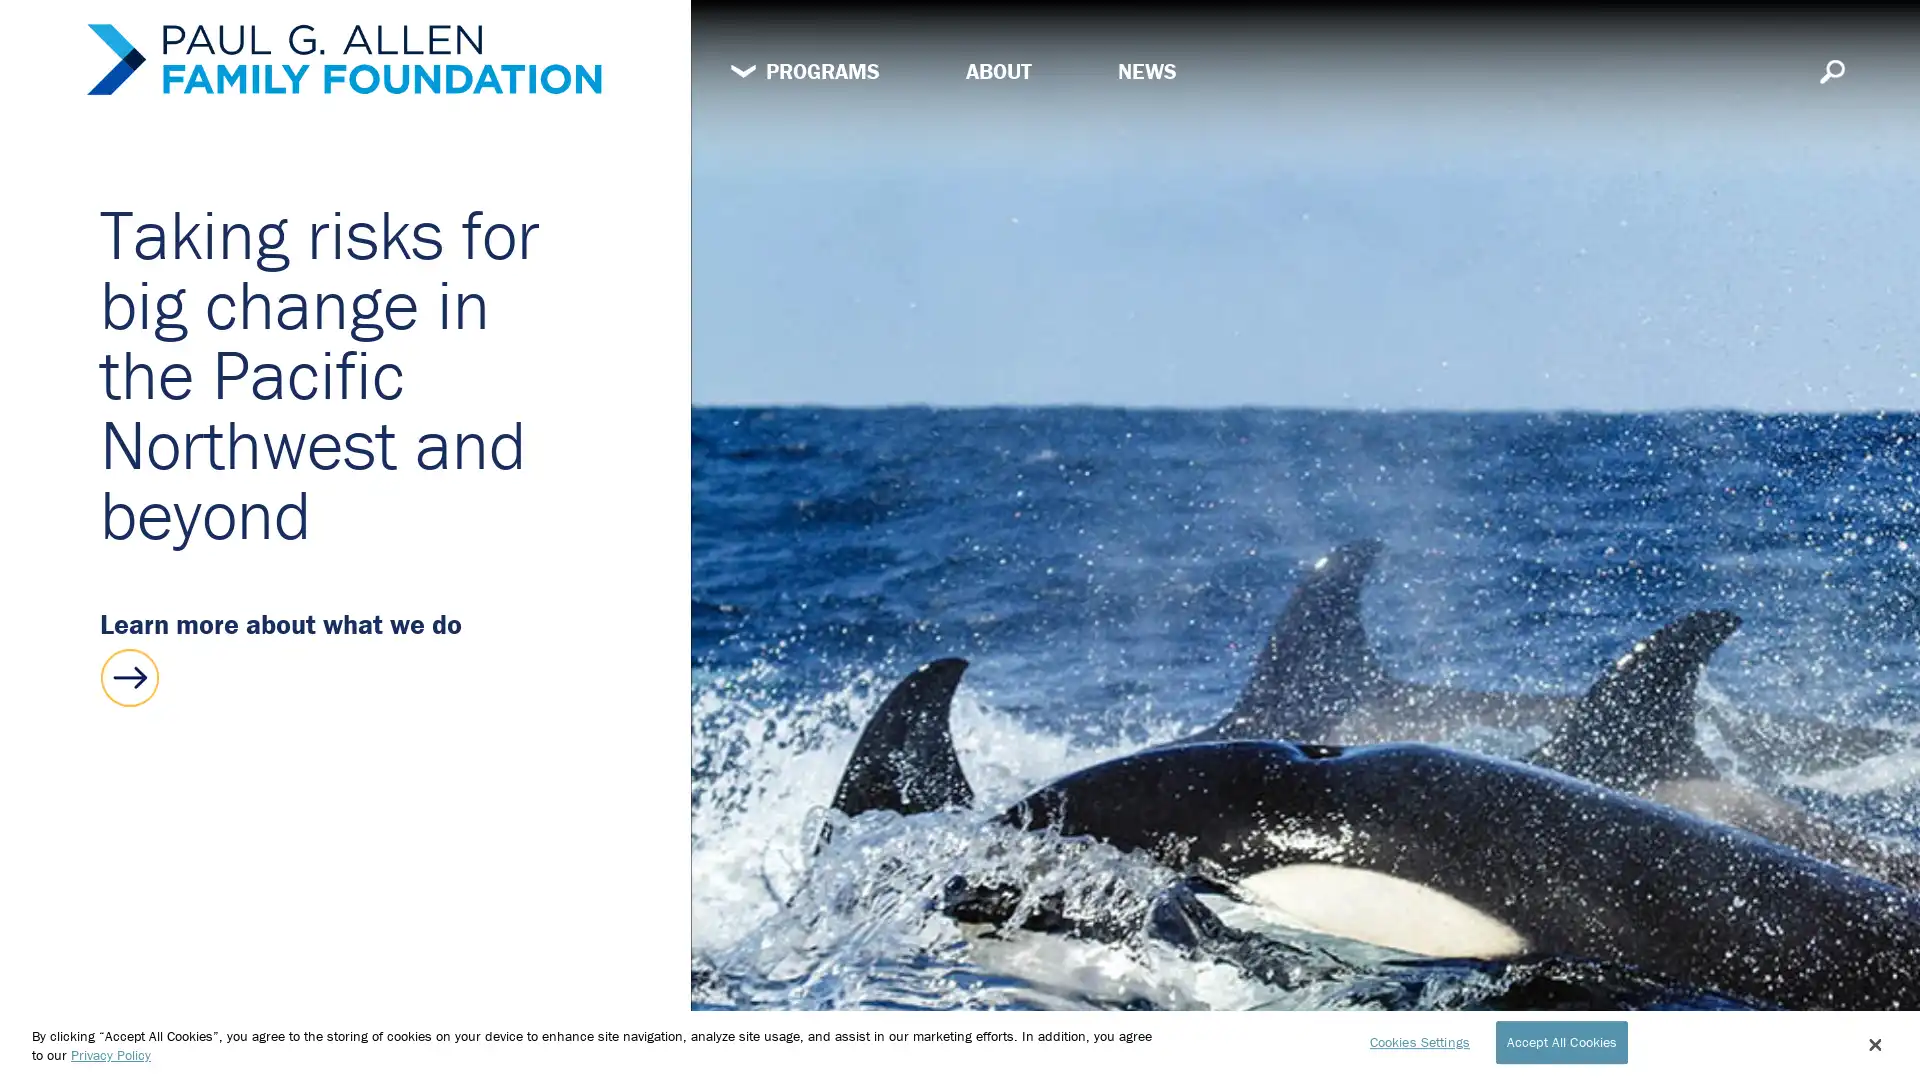 The width and height of the screenshot is (1920, 1080). Describe the element at coordinates (1560, 1040) in the screenshot. I see `Accept All Cookies` at that location.